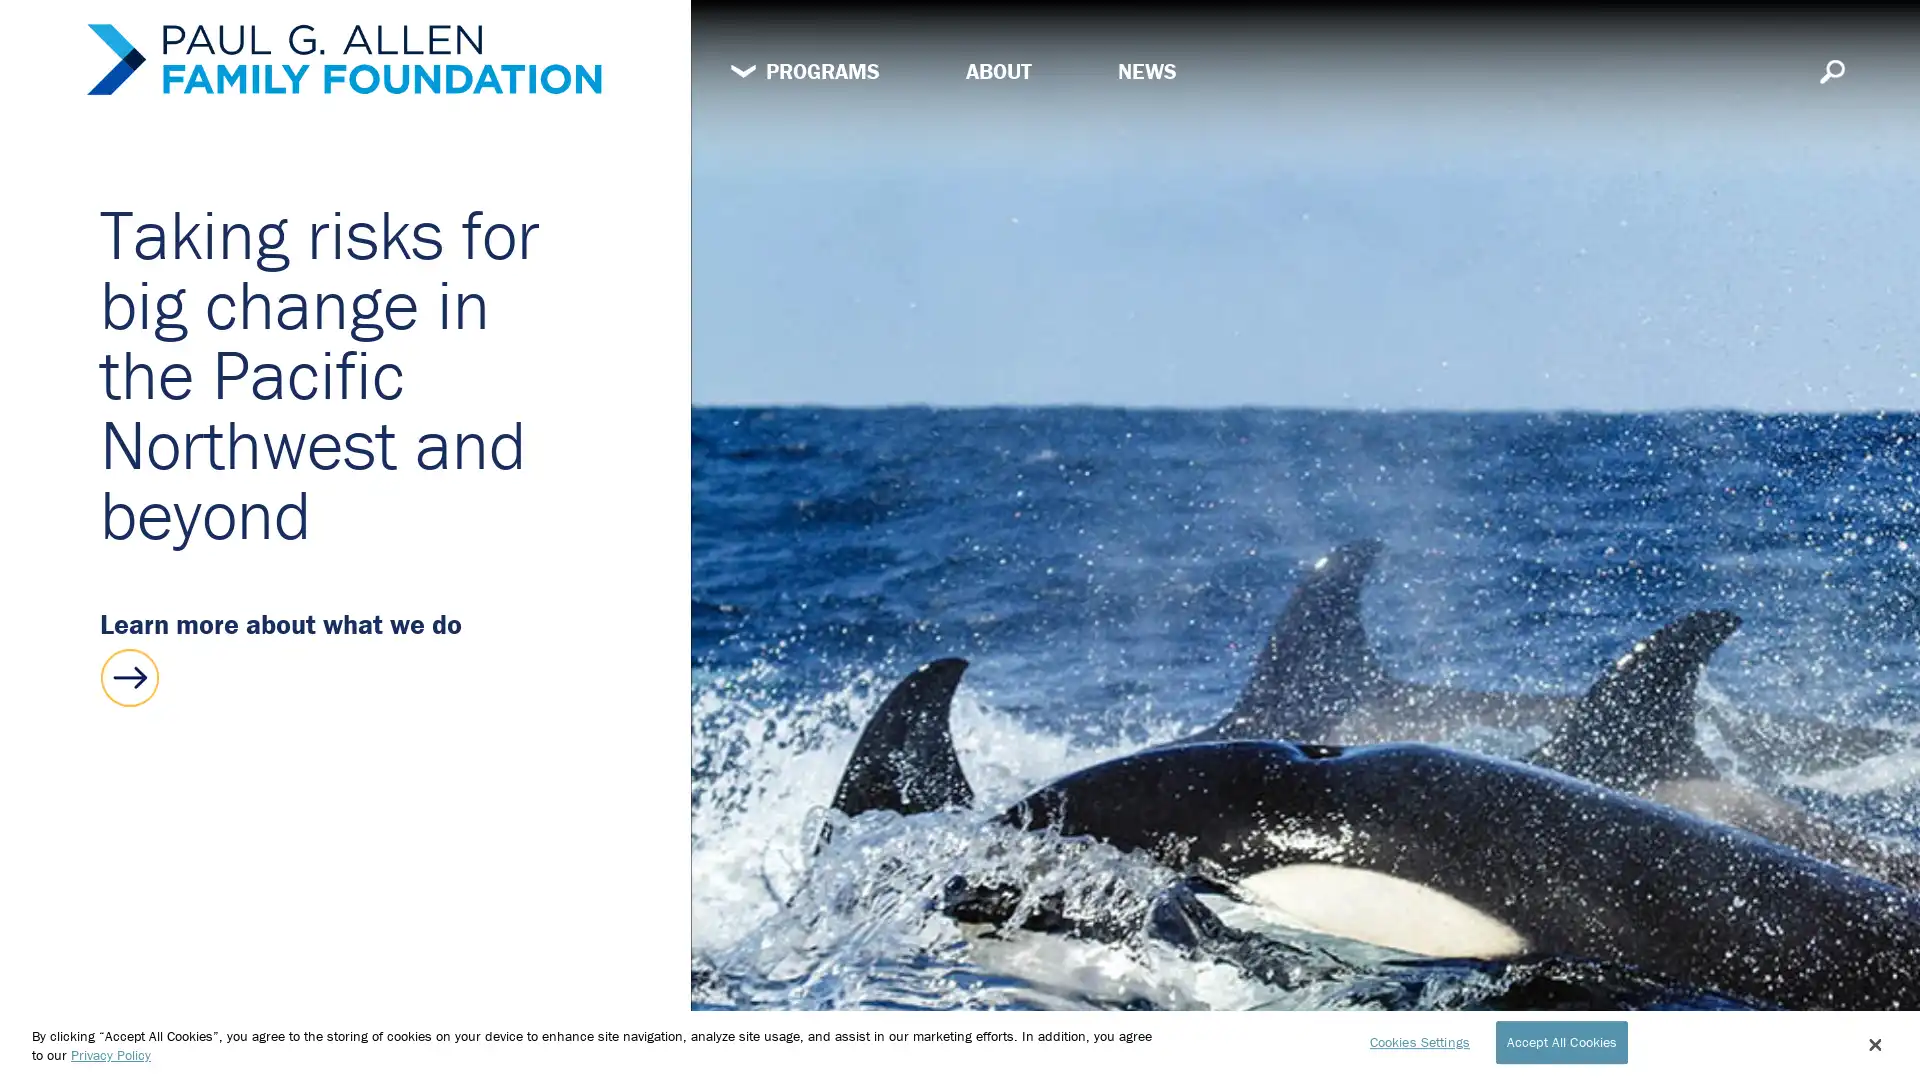 The width and height of the screenshot is (1920, 1080). Describe the element at coordinates (1560, 1040) in the screenshot. I see `Accept All Cookies` at that location.